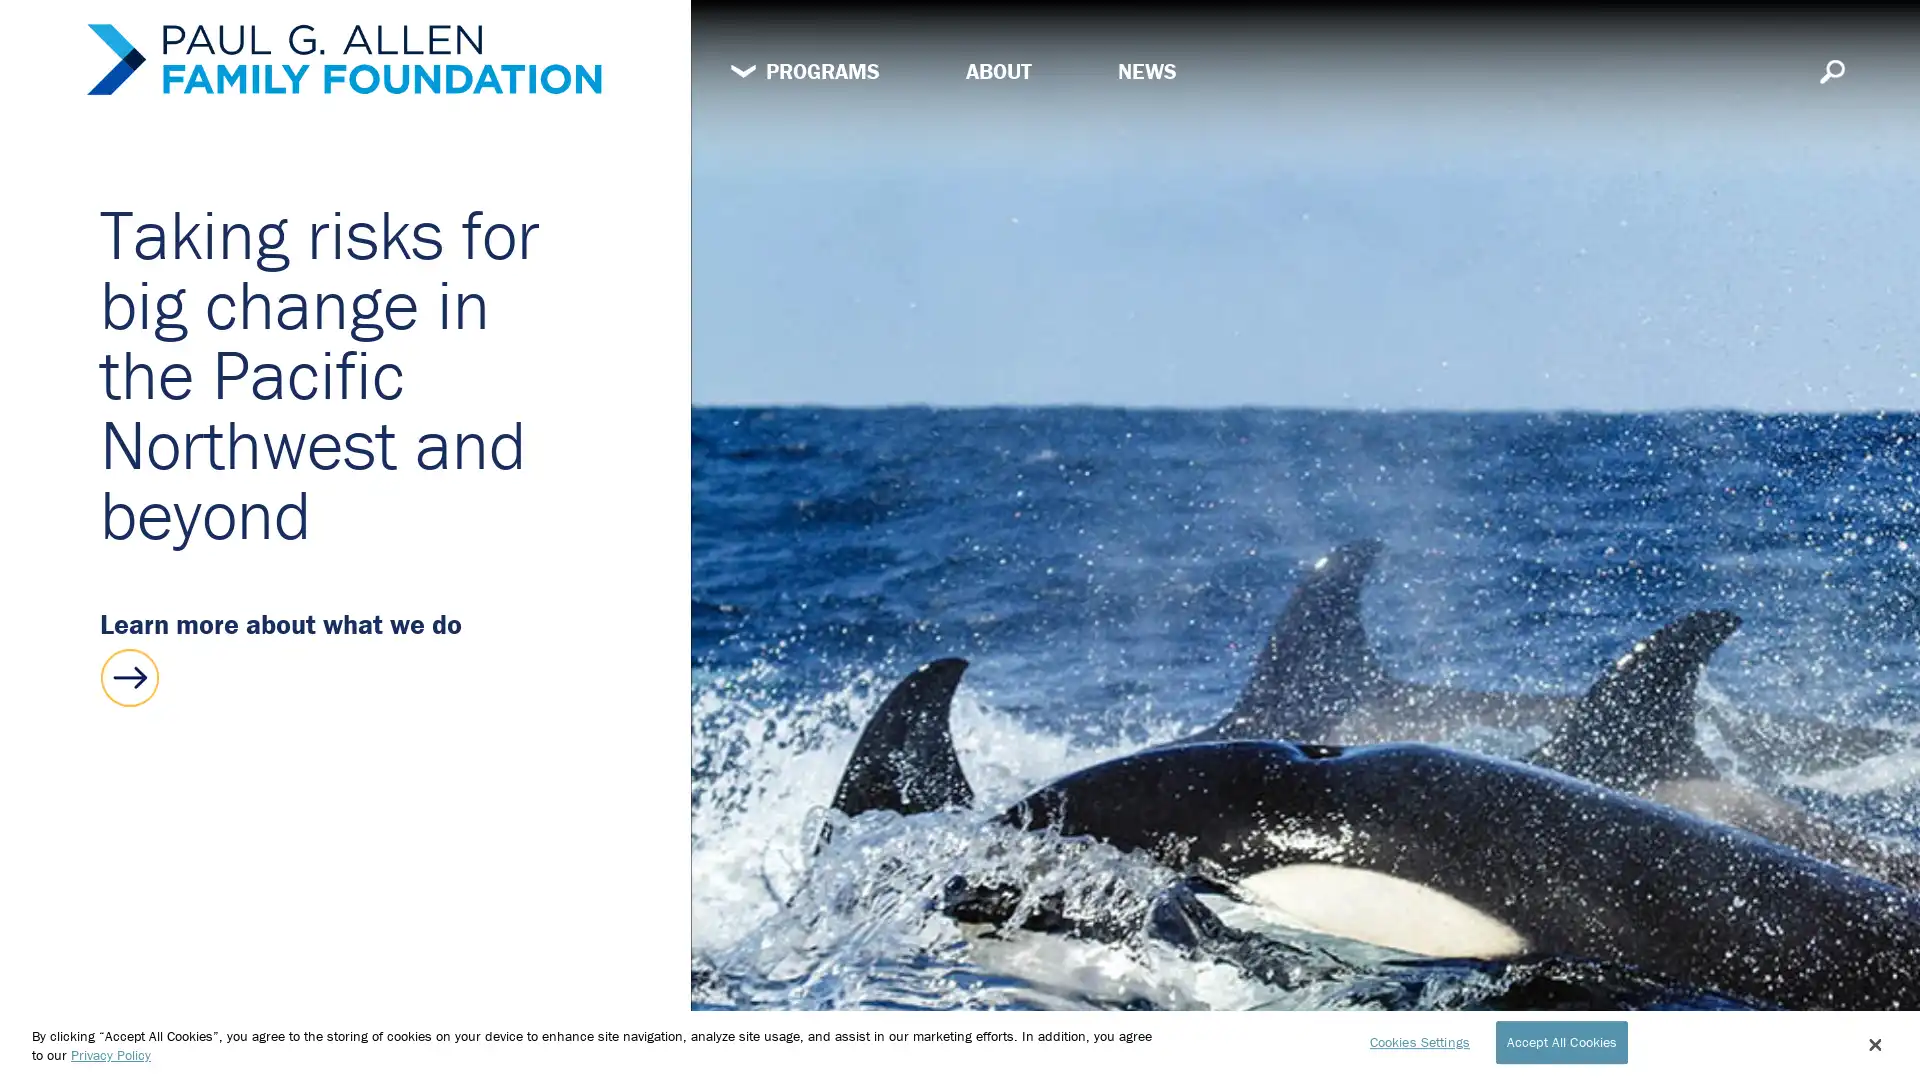 The width and height of the screenshot is (1920, 1080). Describe the element at coordinates (1560, 1040) in the screenshot. I see `Accept All Cookies` at that location.